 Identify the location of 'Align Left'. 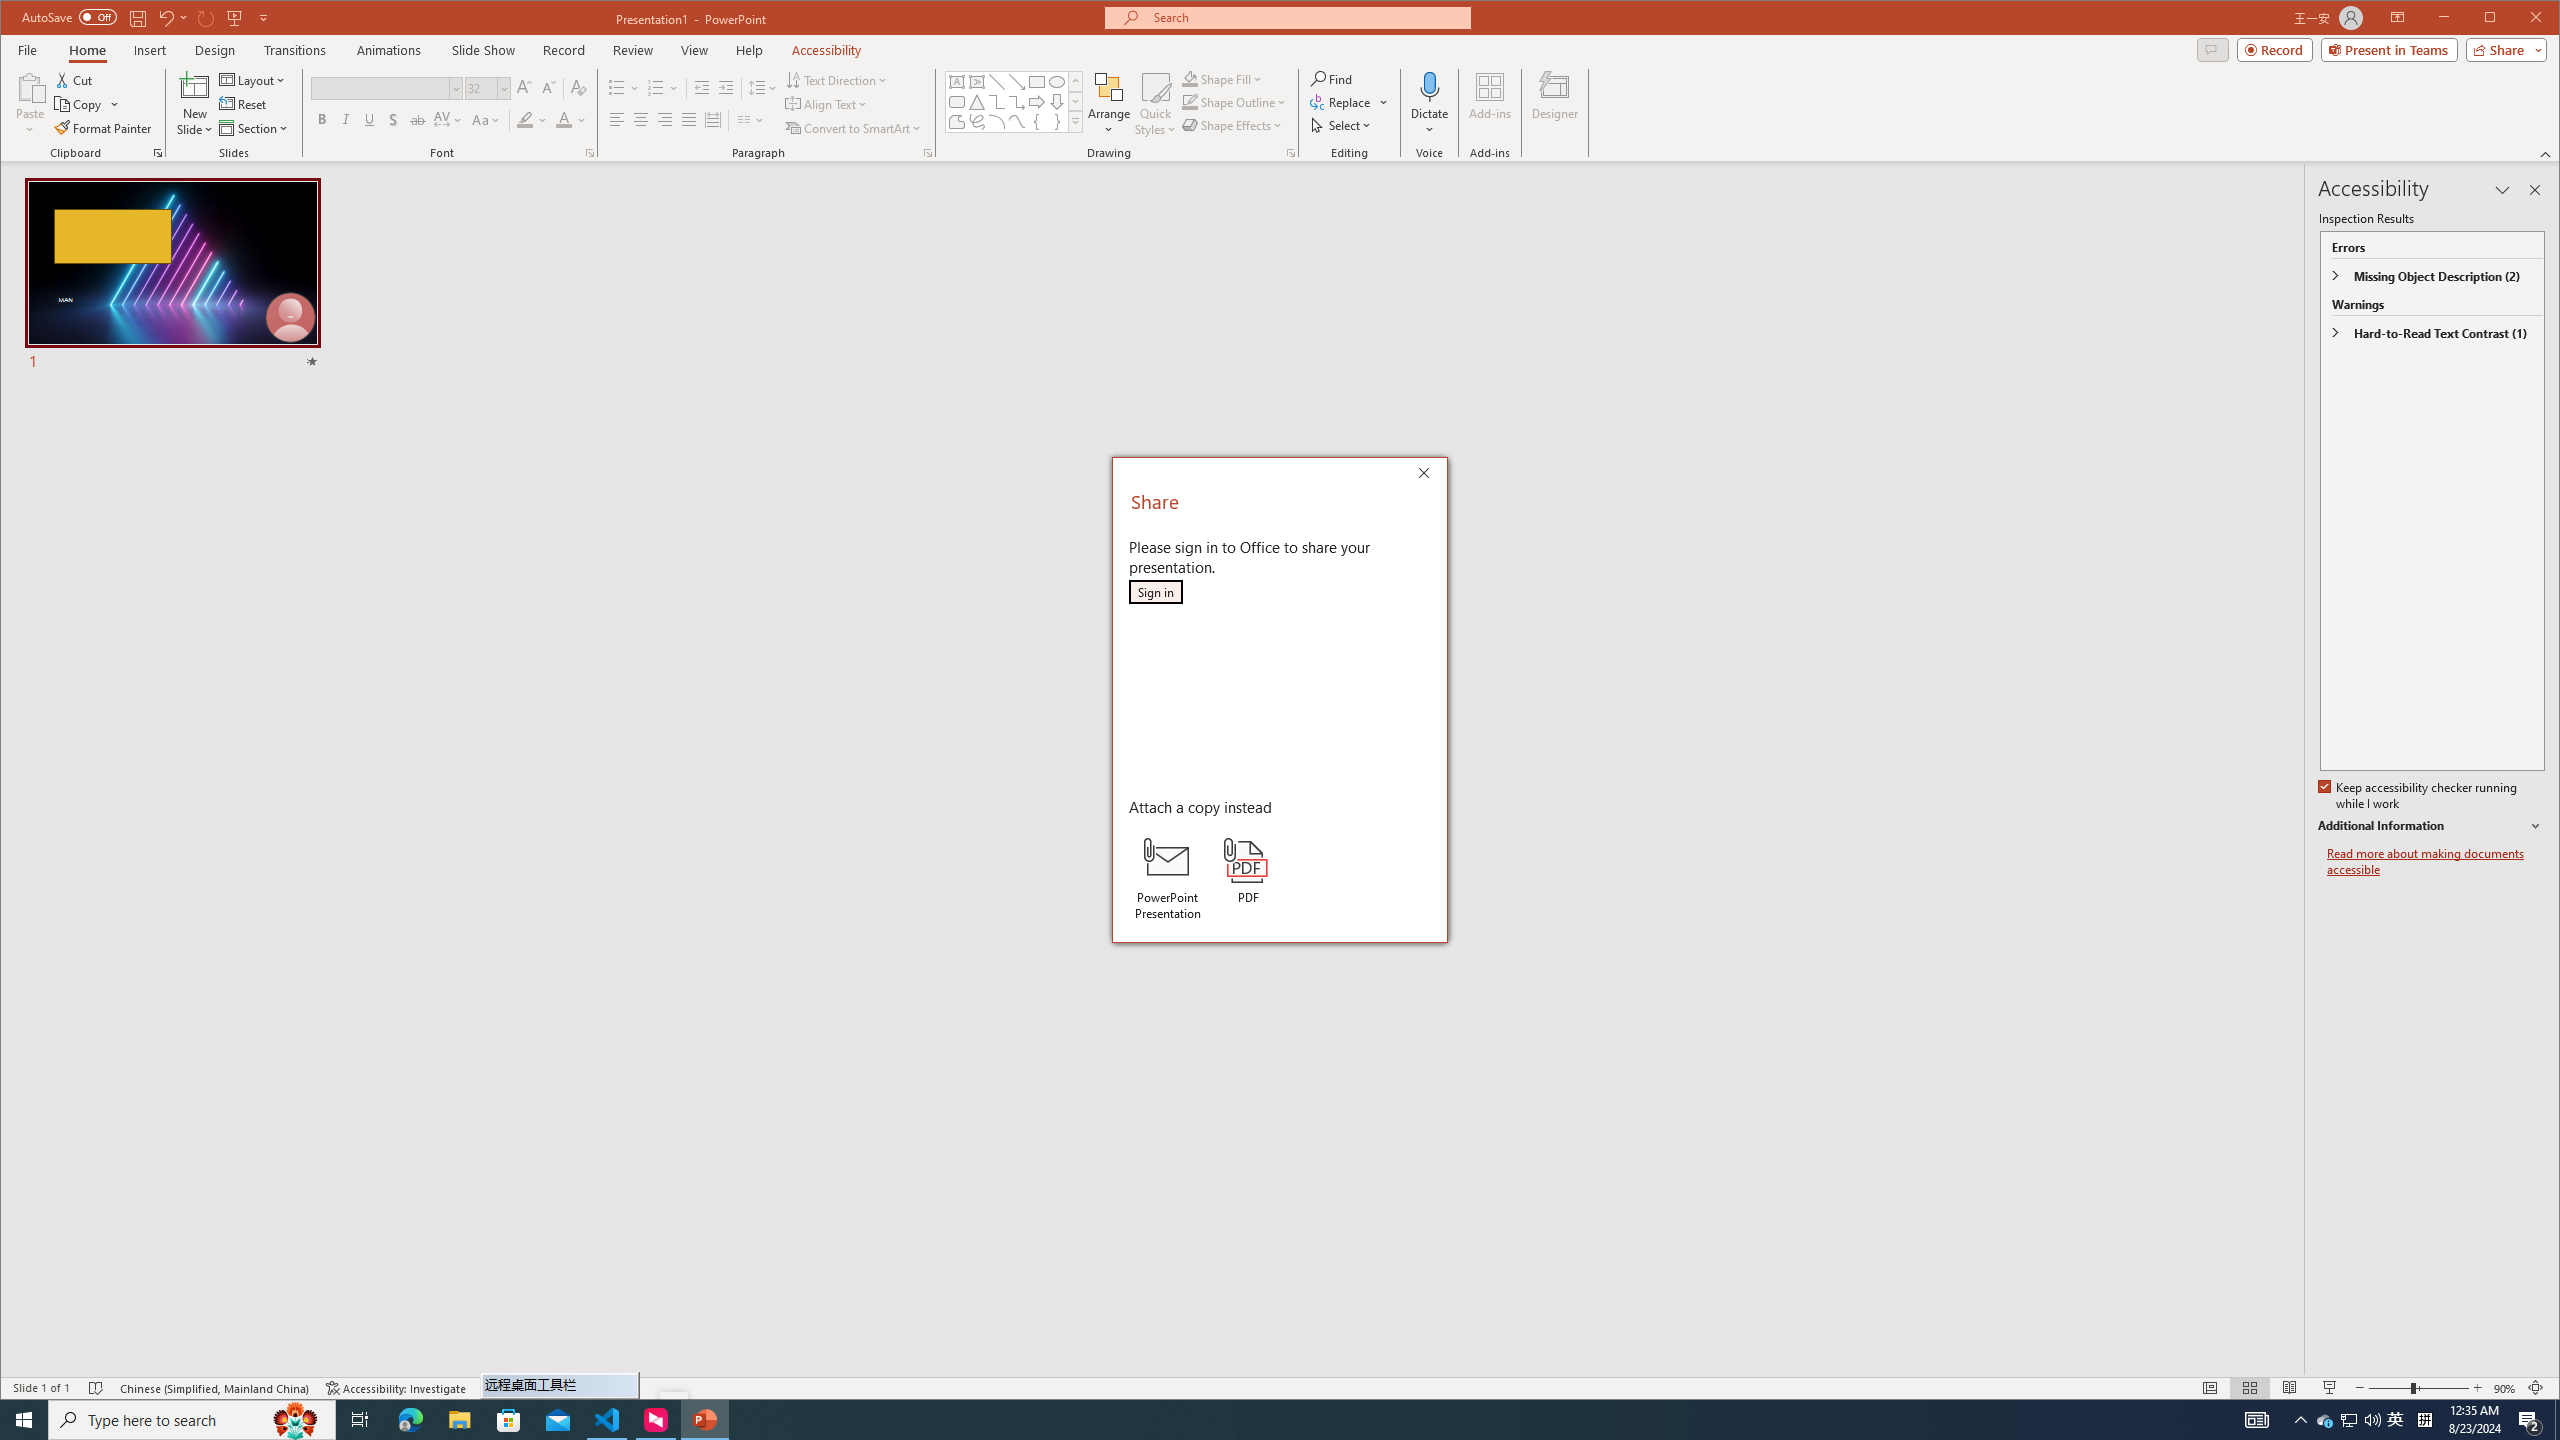
(615, 119).